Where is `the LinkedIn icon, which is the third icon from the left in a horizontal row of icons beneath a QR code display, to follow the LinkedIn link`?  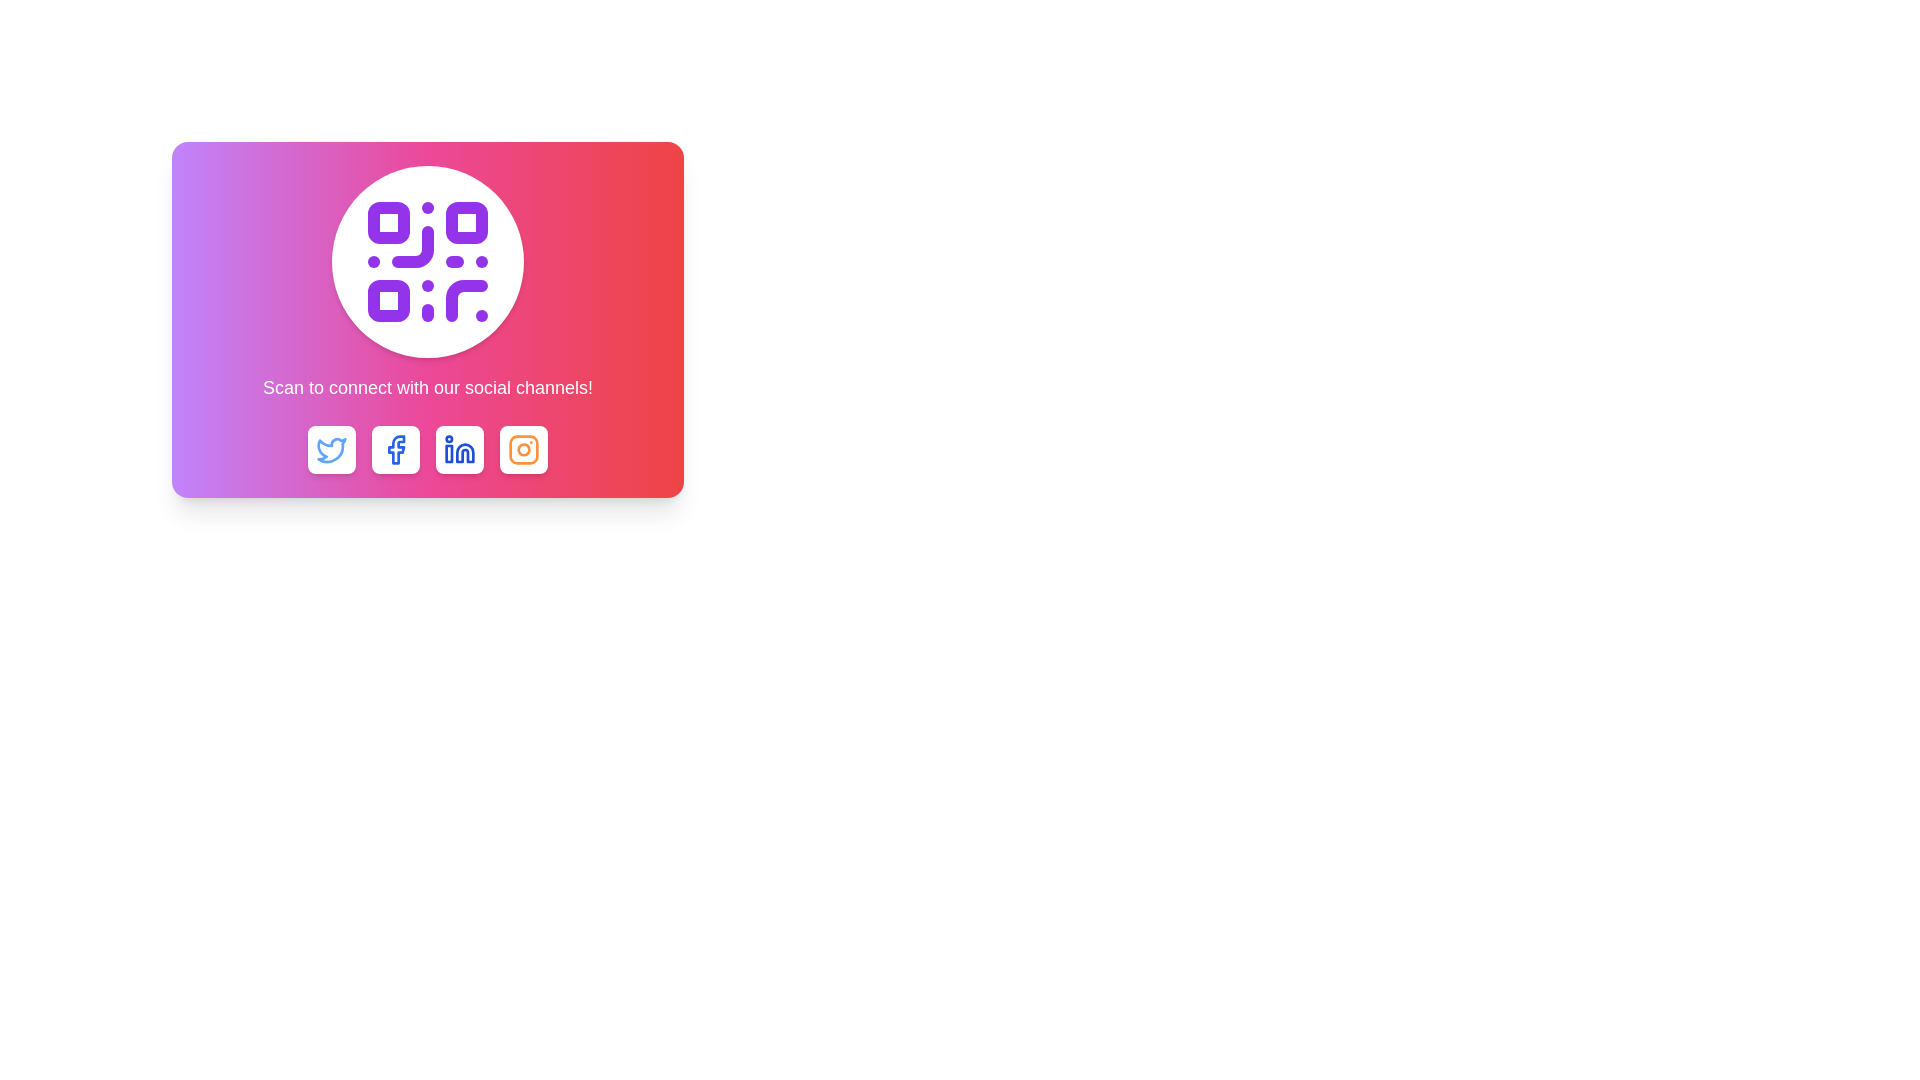
the LinkedIn icon, which is the third icon from the left in a horizontal row of icons beneath a QR code display, to follow the LinkedIn link is located at coordinates (459, 450).